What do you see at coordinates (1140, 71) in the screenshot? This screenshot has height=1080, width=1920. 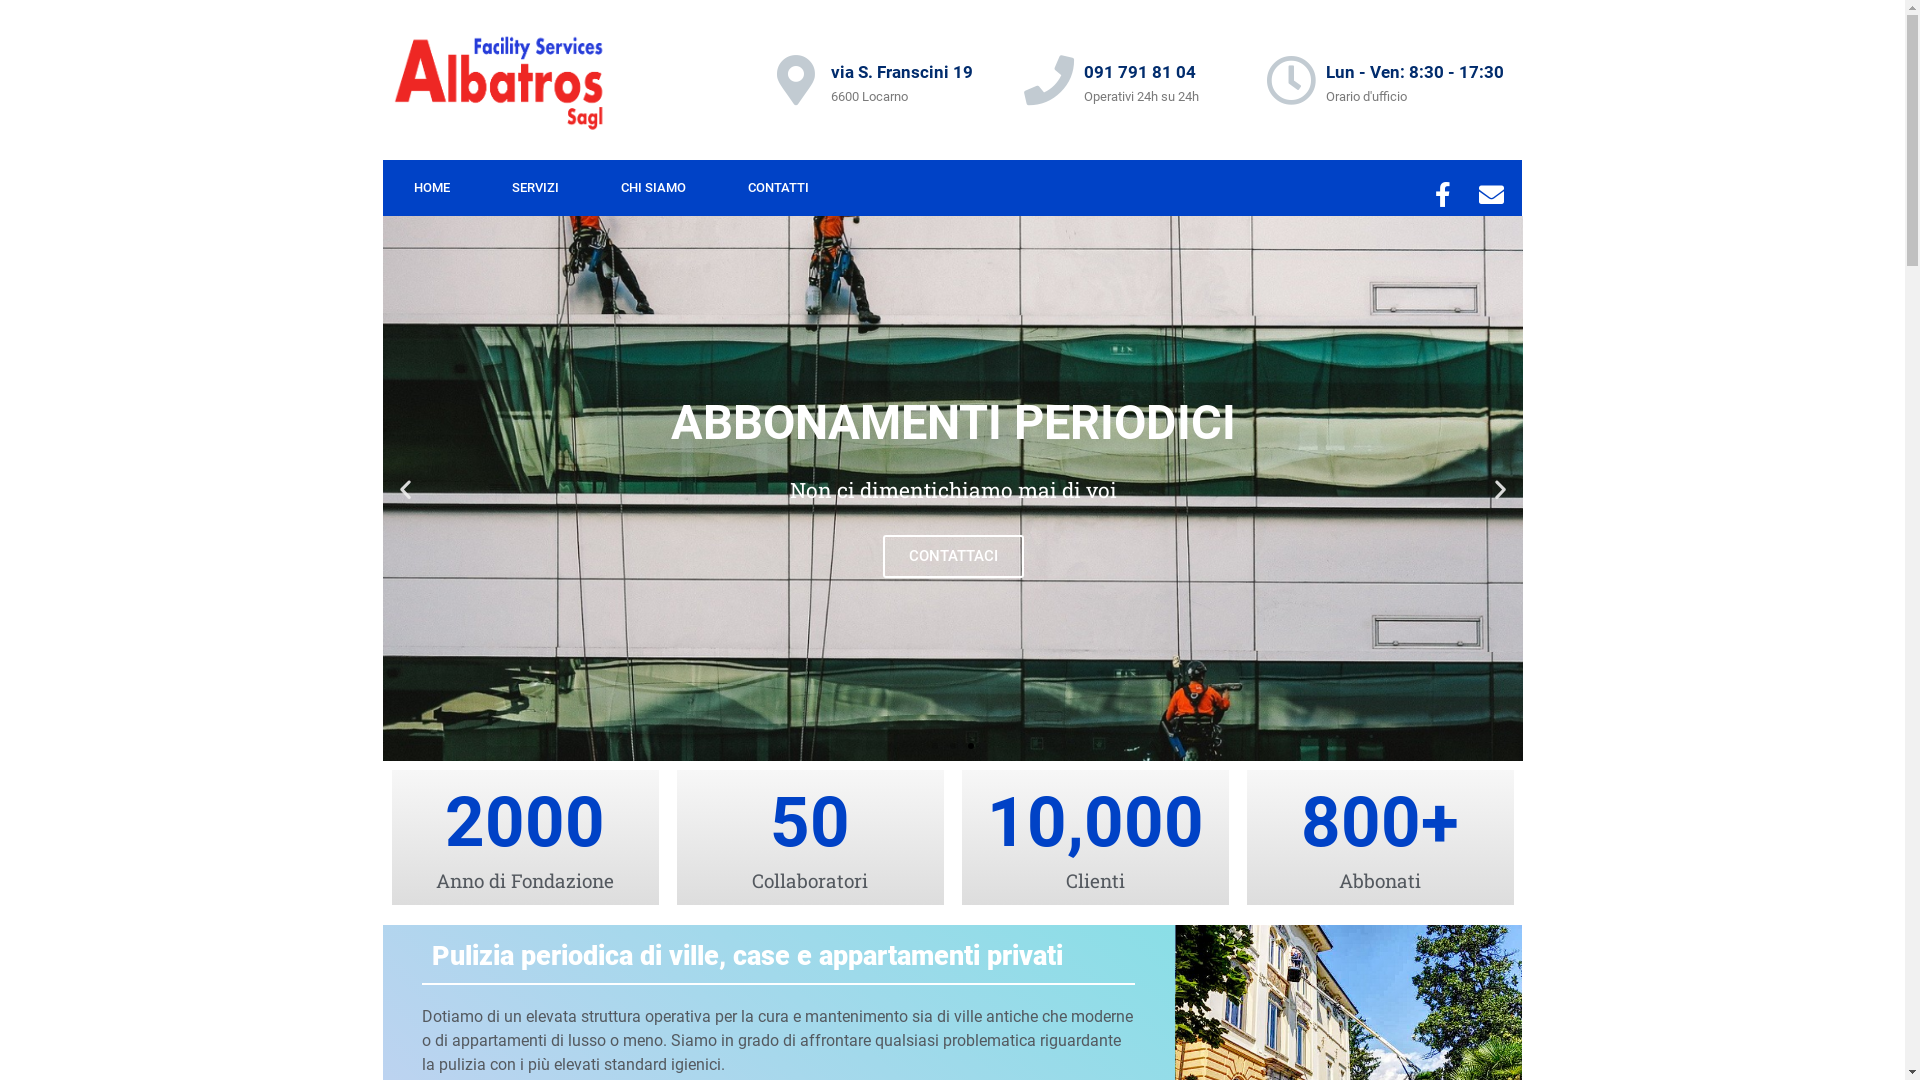 I see `'091 791 81 04'` at bounding box center [1140, 71].